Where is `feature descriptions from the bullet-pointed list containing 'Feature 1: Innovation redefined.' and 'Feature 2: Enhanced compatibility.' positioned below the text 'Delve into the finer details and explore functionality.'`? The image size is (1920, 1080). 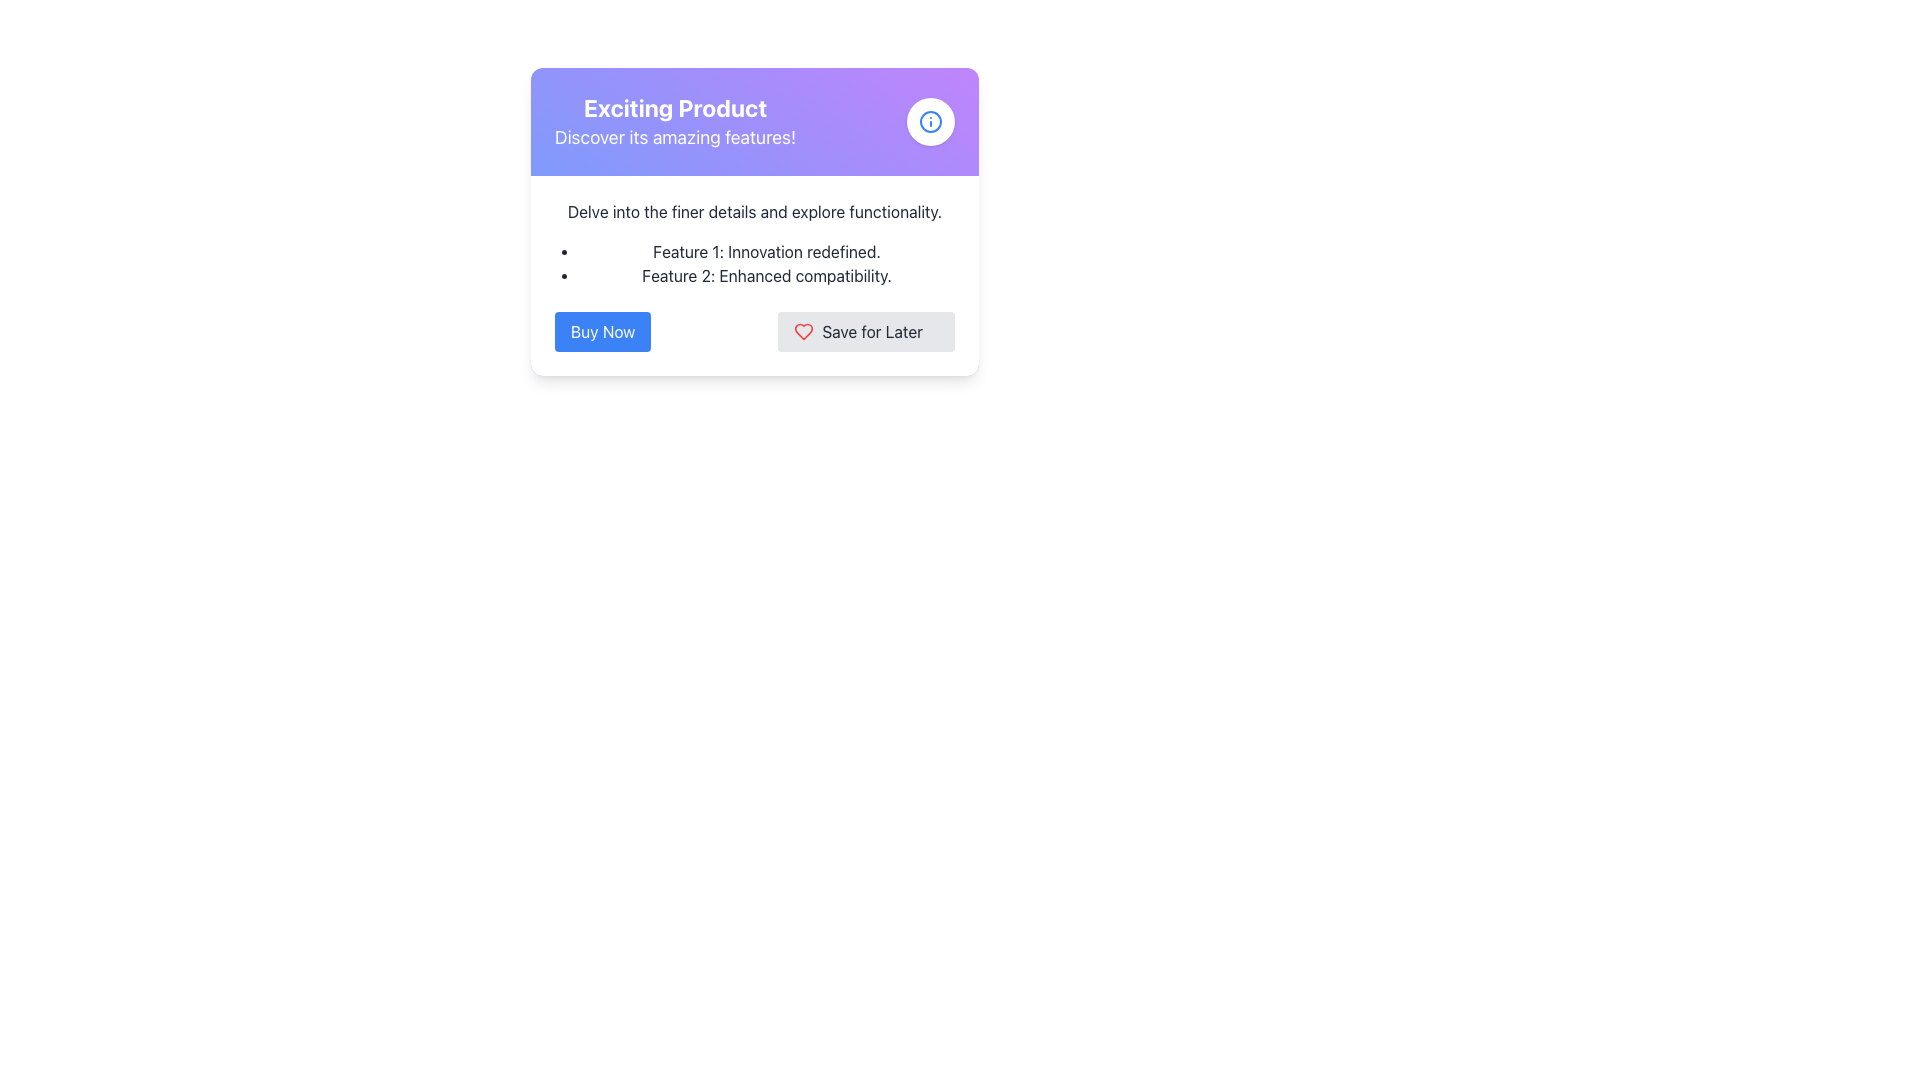 feature descriptions from the bullet-pointed list containing 'Feature 1: Innovation redefined.' and 'Feature 2: Enhanced compatibility.' positioned below the text 'Delve into the finer details and explore functionality.' is located at coordinates (753, 262).